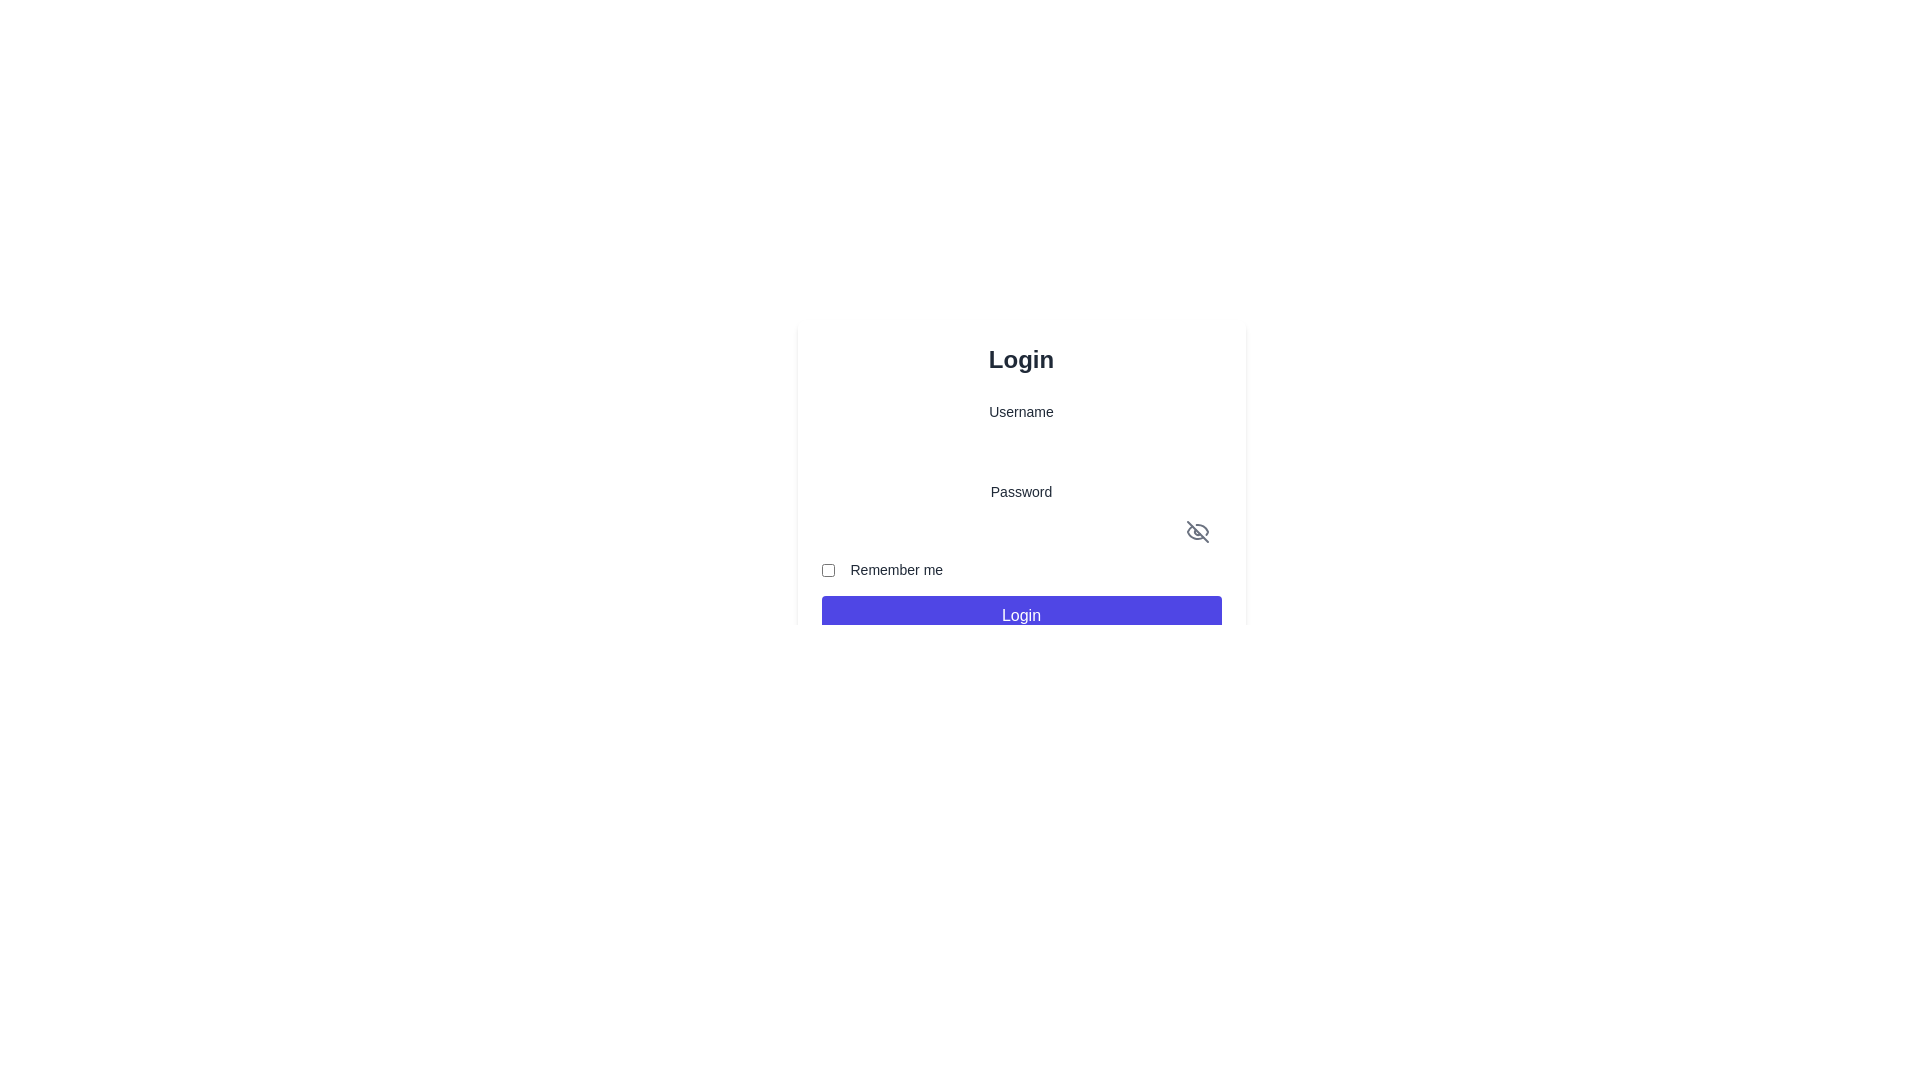 The width and height of the screenshot is (1920, 1080). What do you see at coordinates (1021, 492) in the screenshot?
I see `the label indicating the purpose of the adjacent password input field, which is slightly below the center of the interface and aligned to the left of the input field` at bounding box center [1021, 492].